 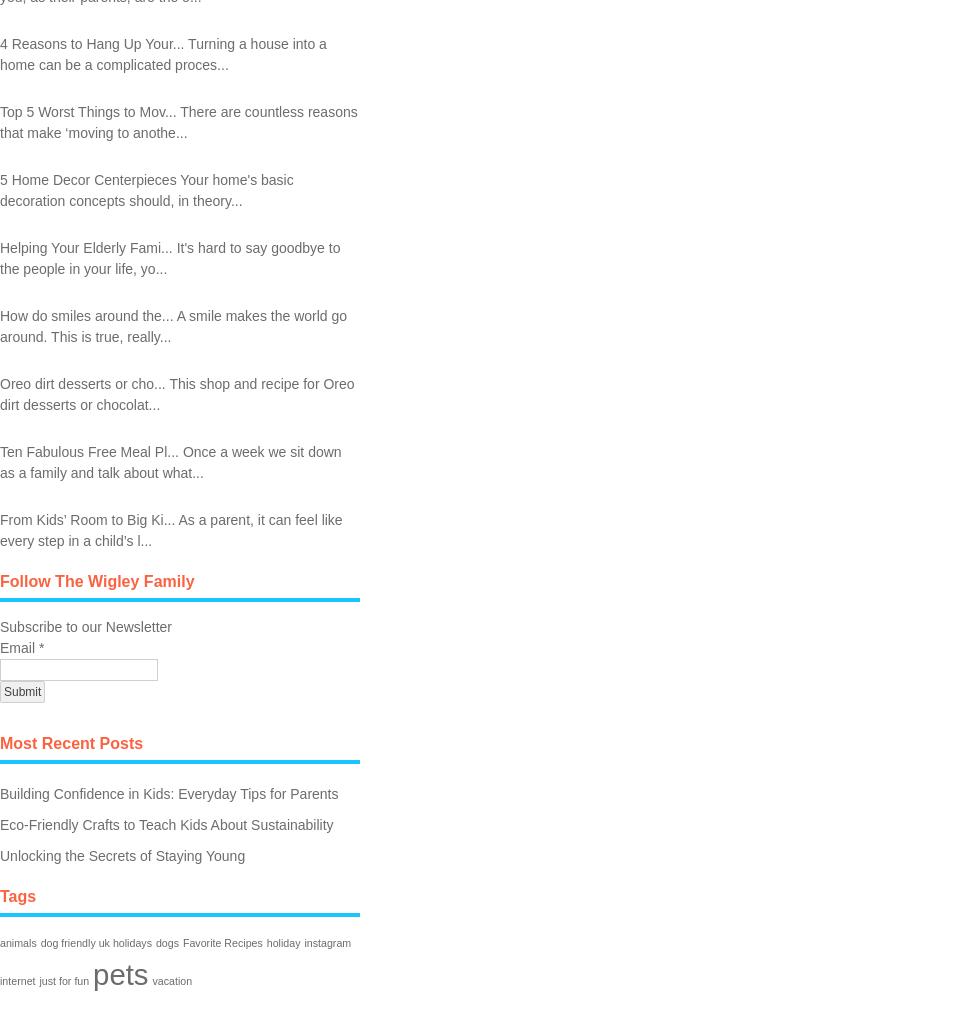 I want to click on 'holiday', so click(x=282, y=941).